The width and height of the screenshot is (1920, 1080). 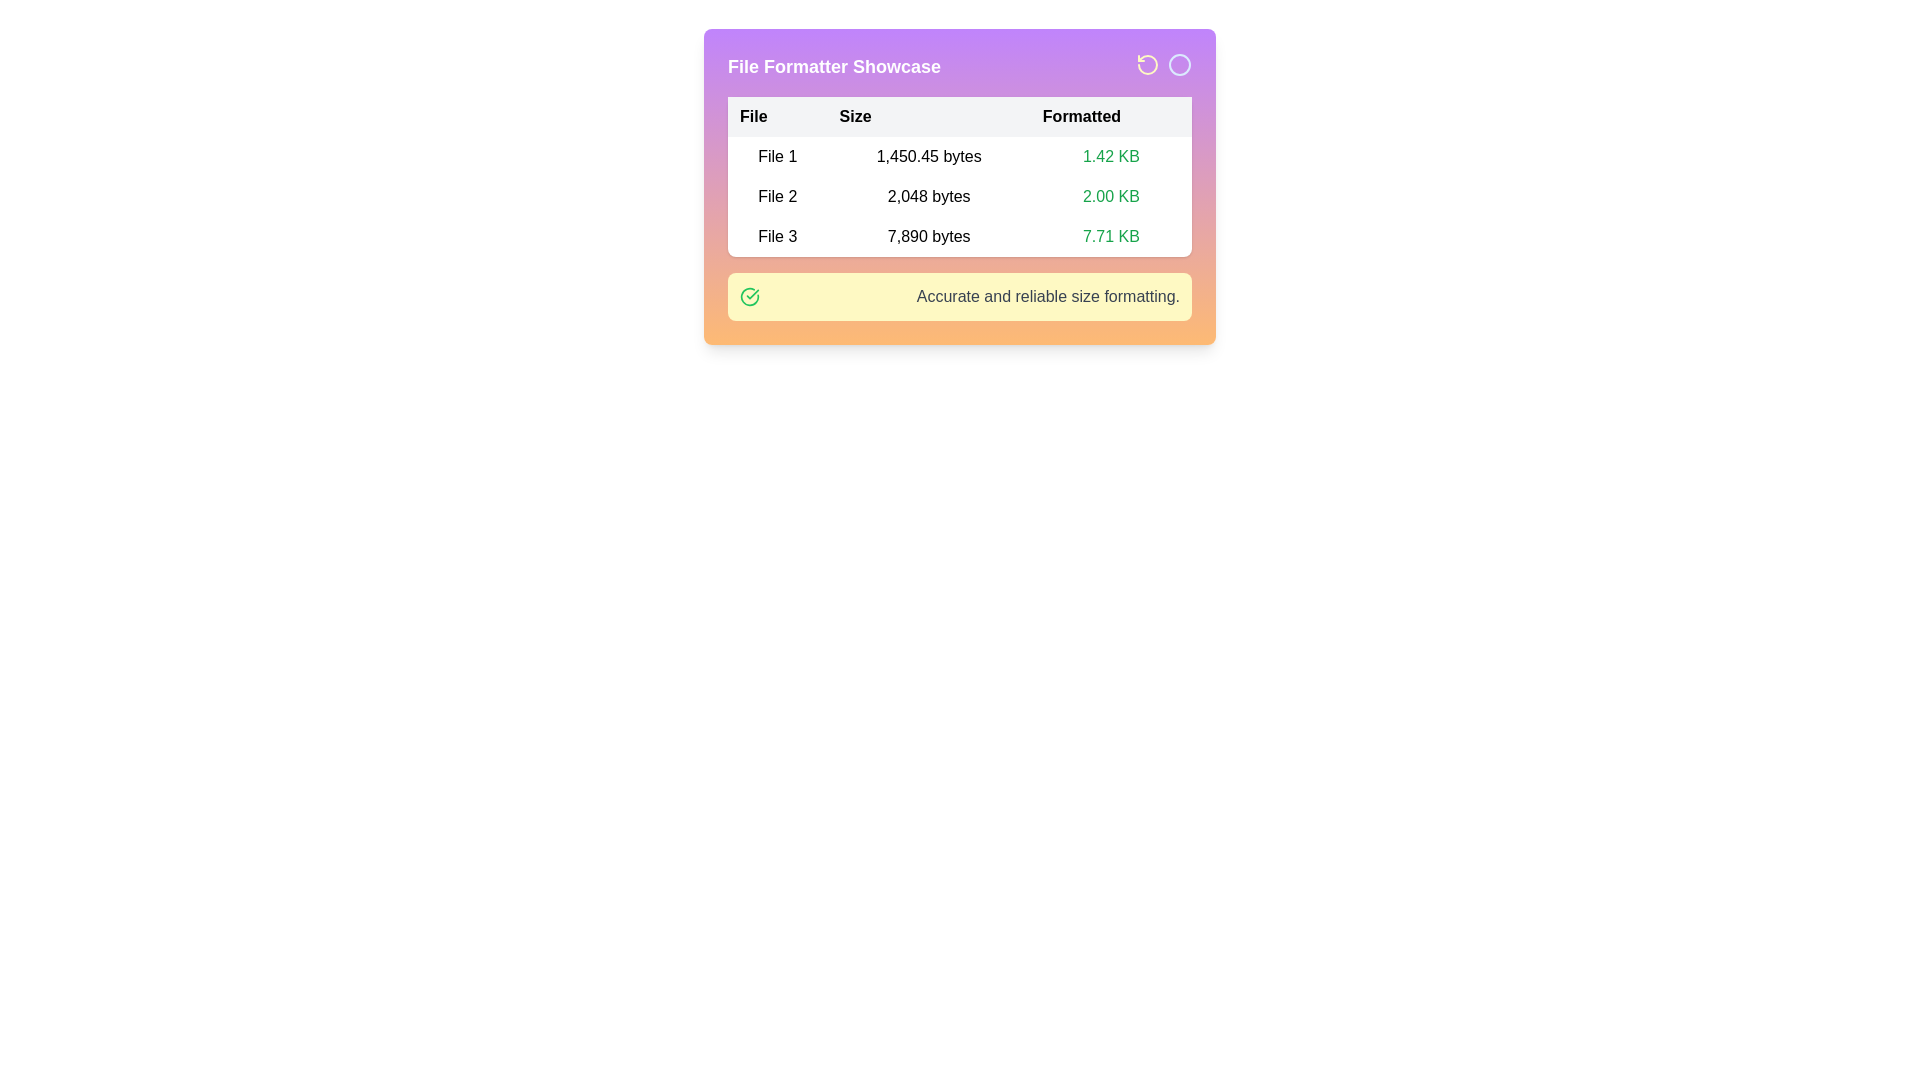 I want to click on textual header located in the top-left area of the header bar, which serves as the title for the section, so click(x=834, y=65).